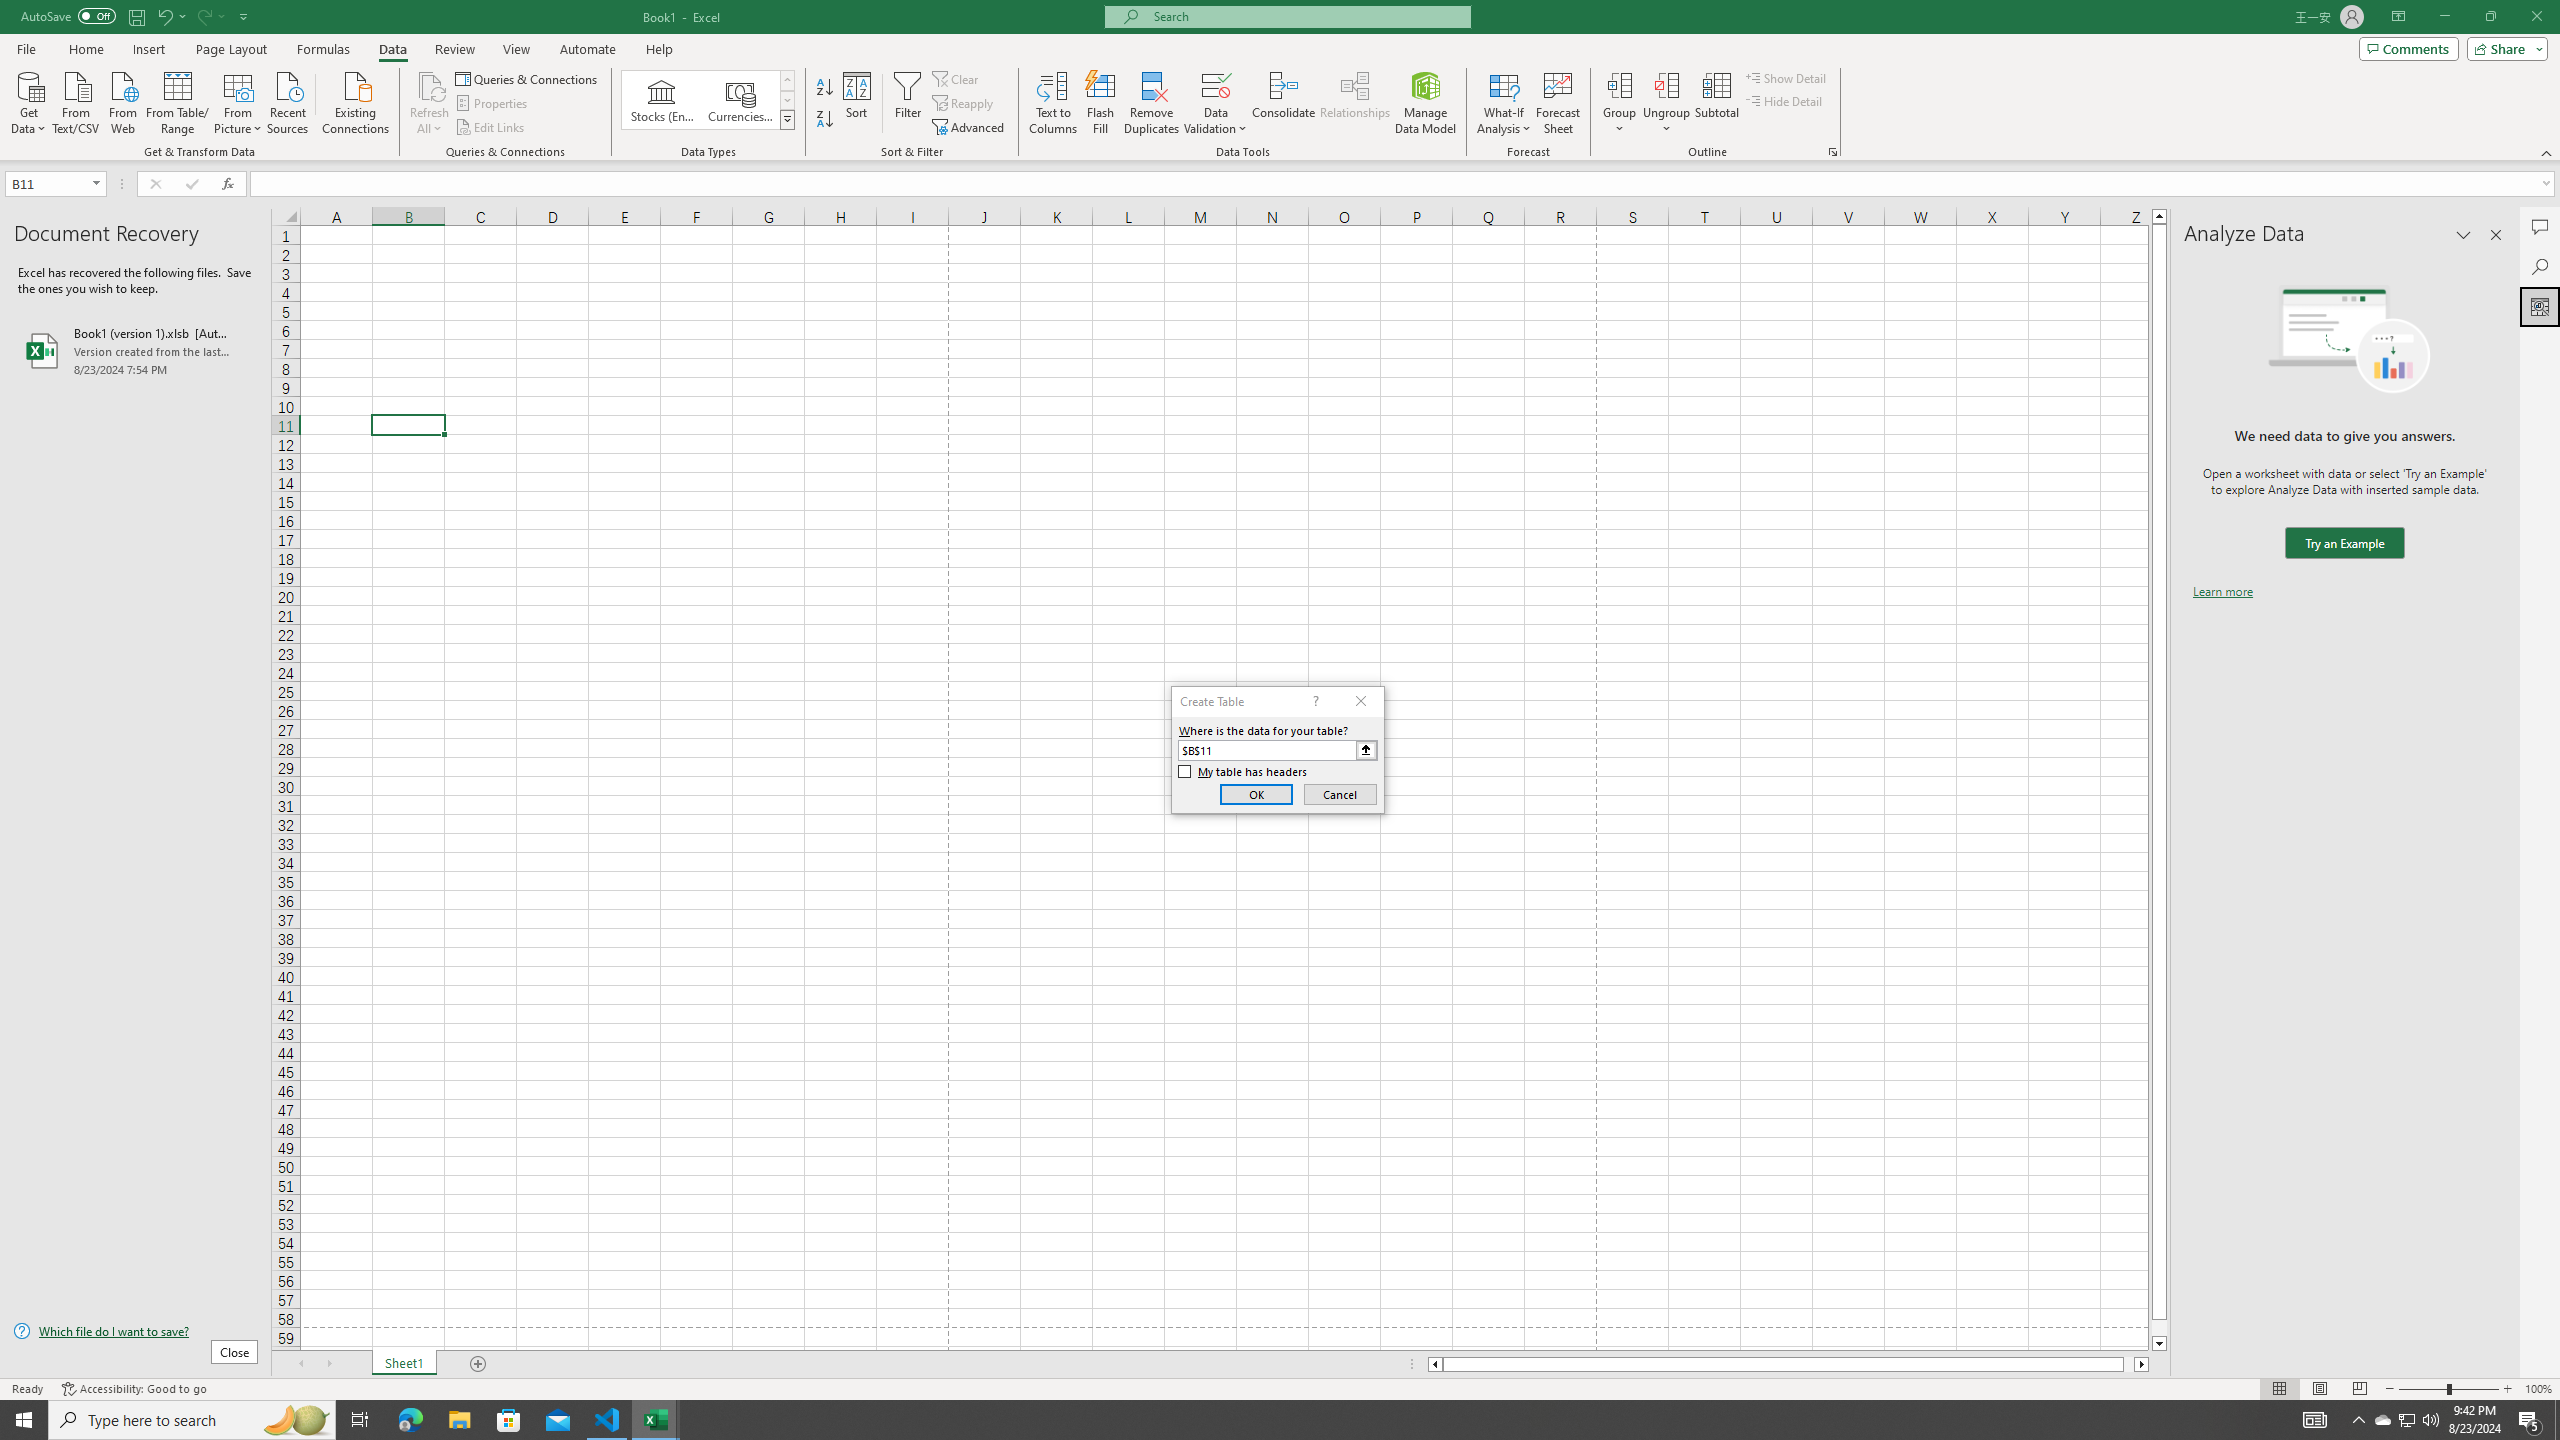  I want to click on 'Formulas', so click(325, 49).